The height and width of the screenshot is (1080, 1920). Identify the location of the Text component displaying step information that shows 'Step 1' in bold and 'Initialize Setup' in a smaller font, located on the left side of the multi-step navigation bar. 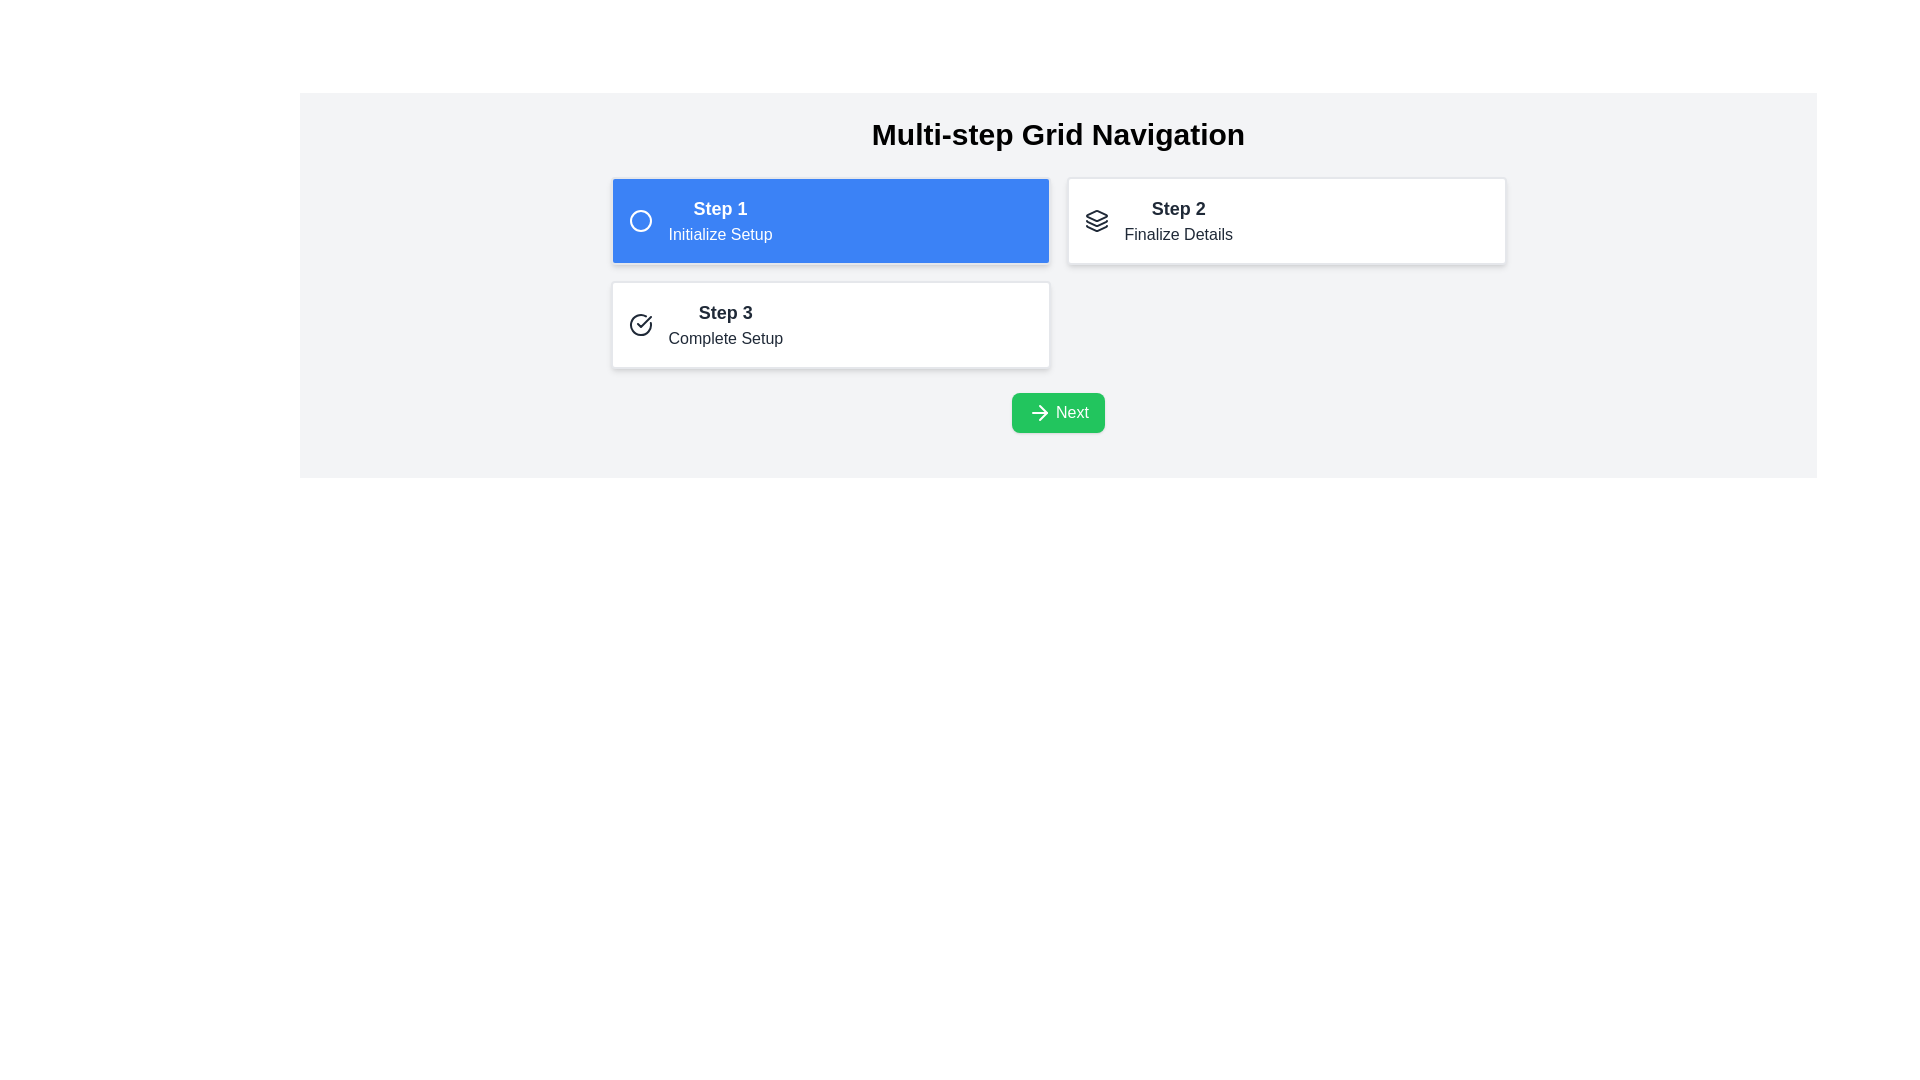
(720, 220).